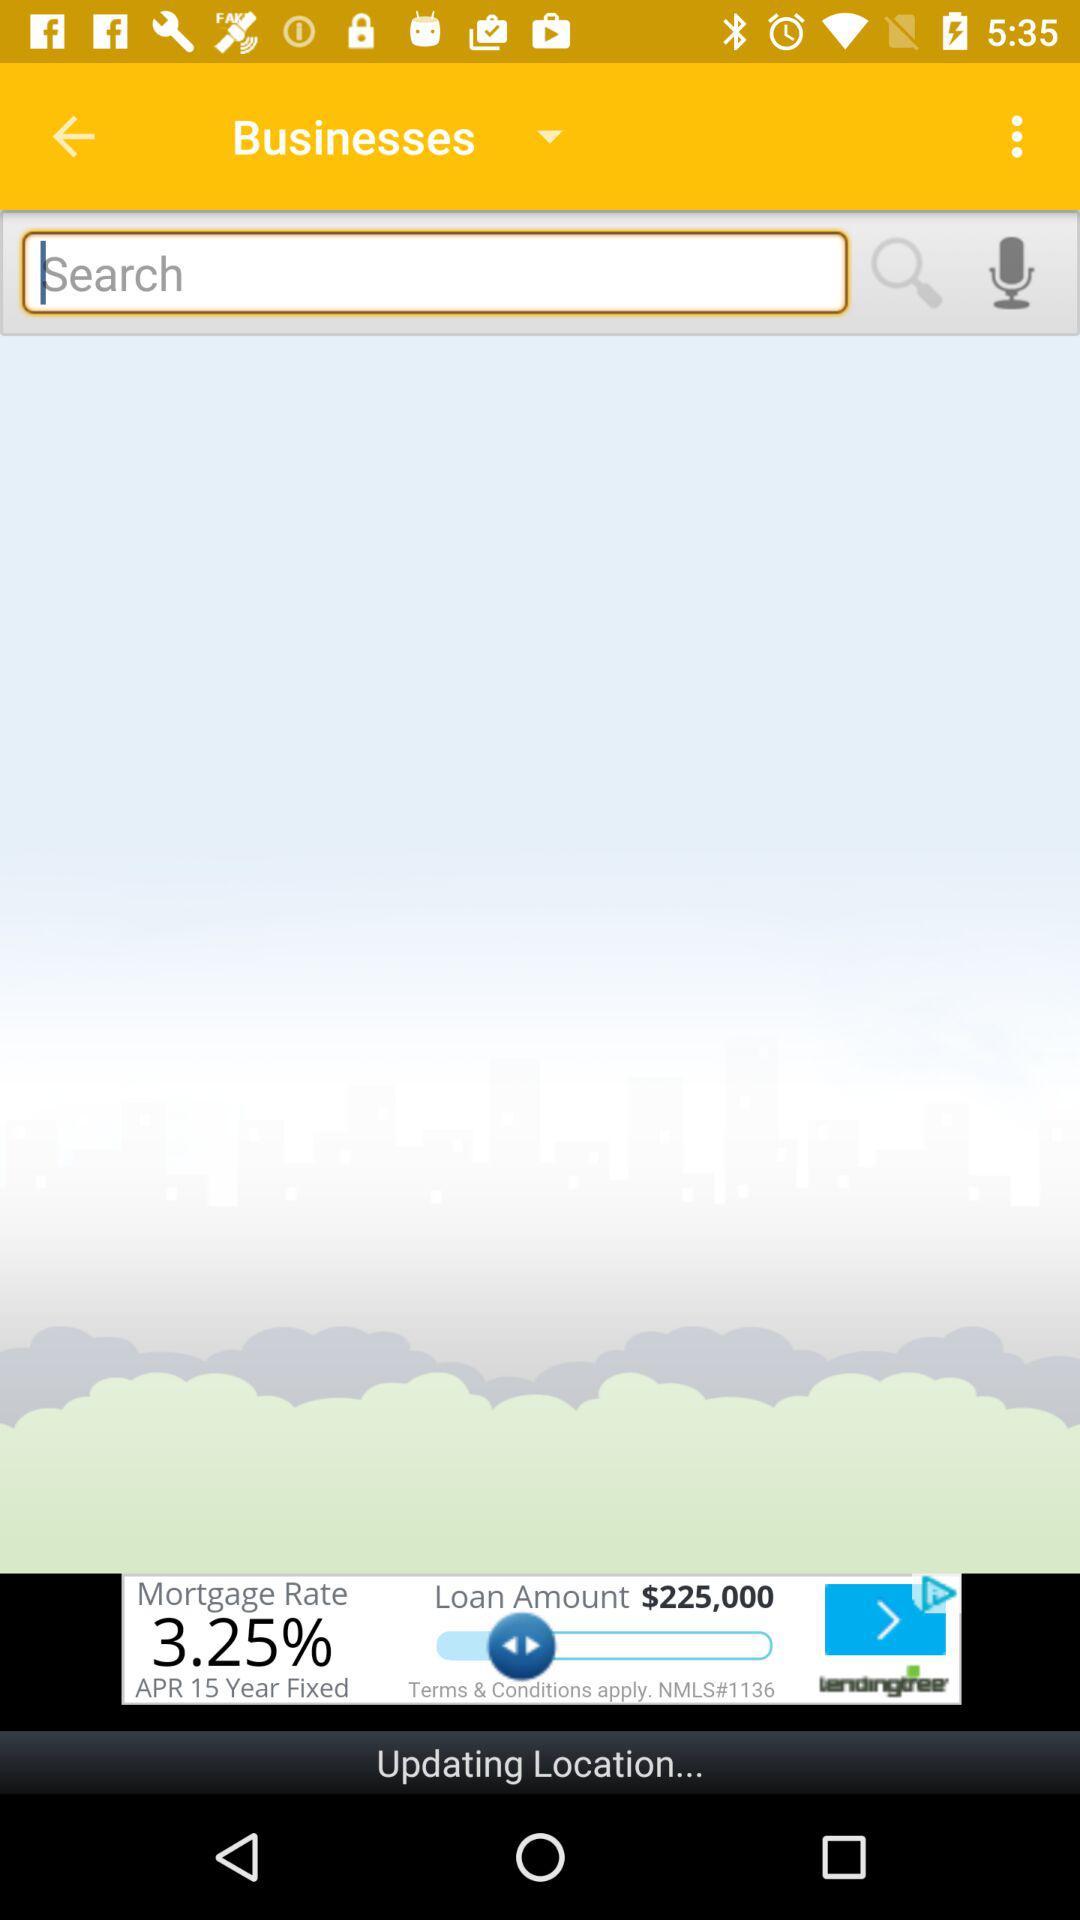 The image size is (1080, 1920). Describe the element at coordinates (1011, 272) in the screenshot. I see `speaker` at that location.